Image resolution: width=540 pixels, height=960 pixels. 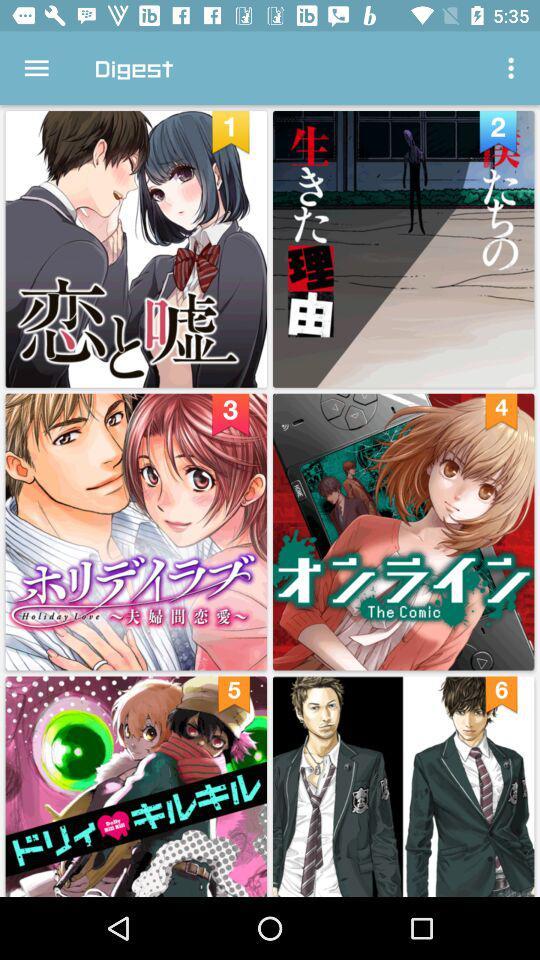 What do you see at coordinates (36, 68) in the screenshot?
I see `icon to the left of digest item` at bounding box center [36, 68].